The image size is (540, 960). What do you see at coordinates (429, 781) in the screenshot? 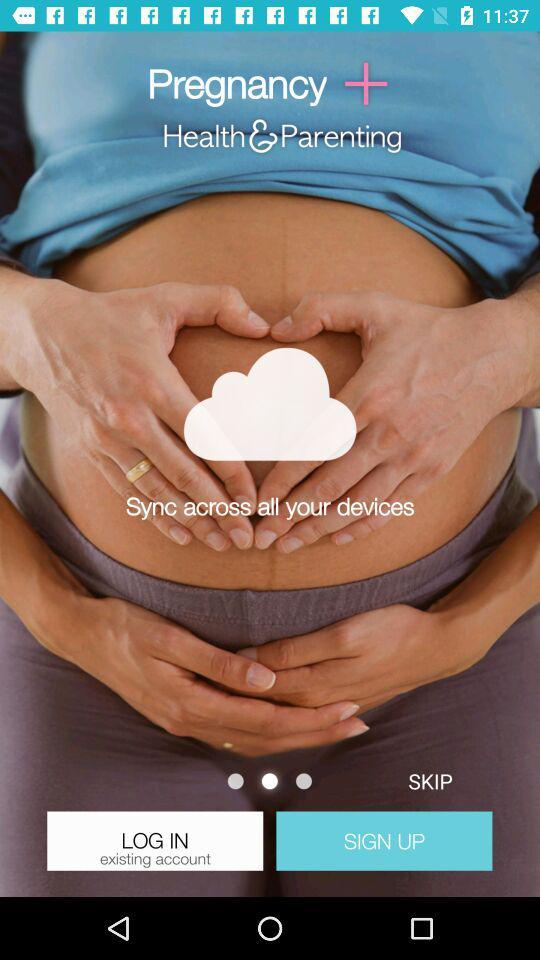
I see `skip` at bounding box center [429, 781].